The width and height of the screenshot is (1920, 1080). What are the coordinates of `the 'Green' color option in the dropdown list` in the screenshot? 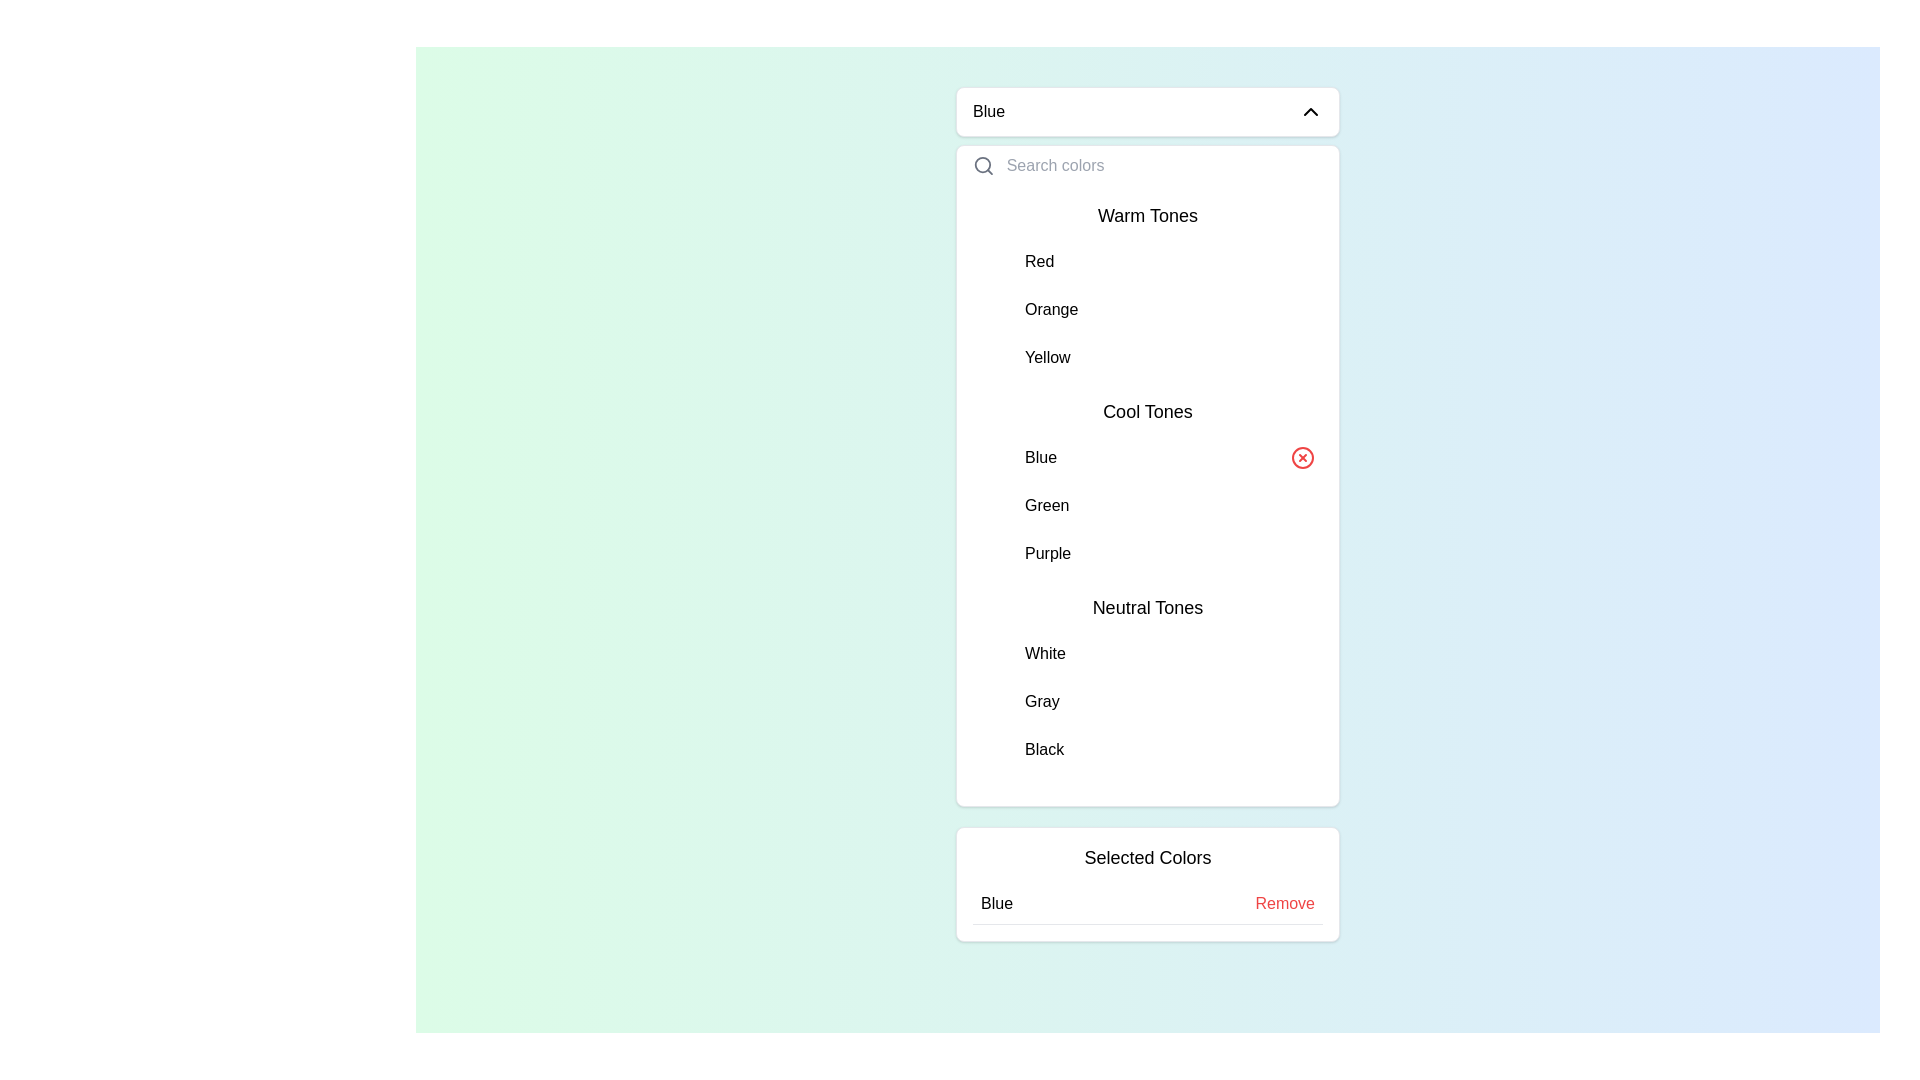 It's located at (1147, 504).